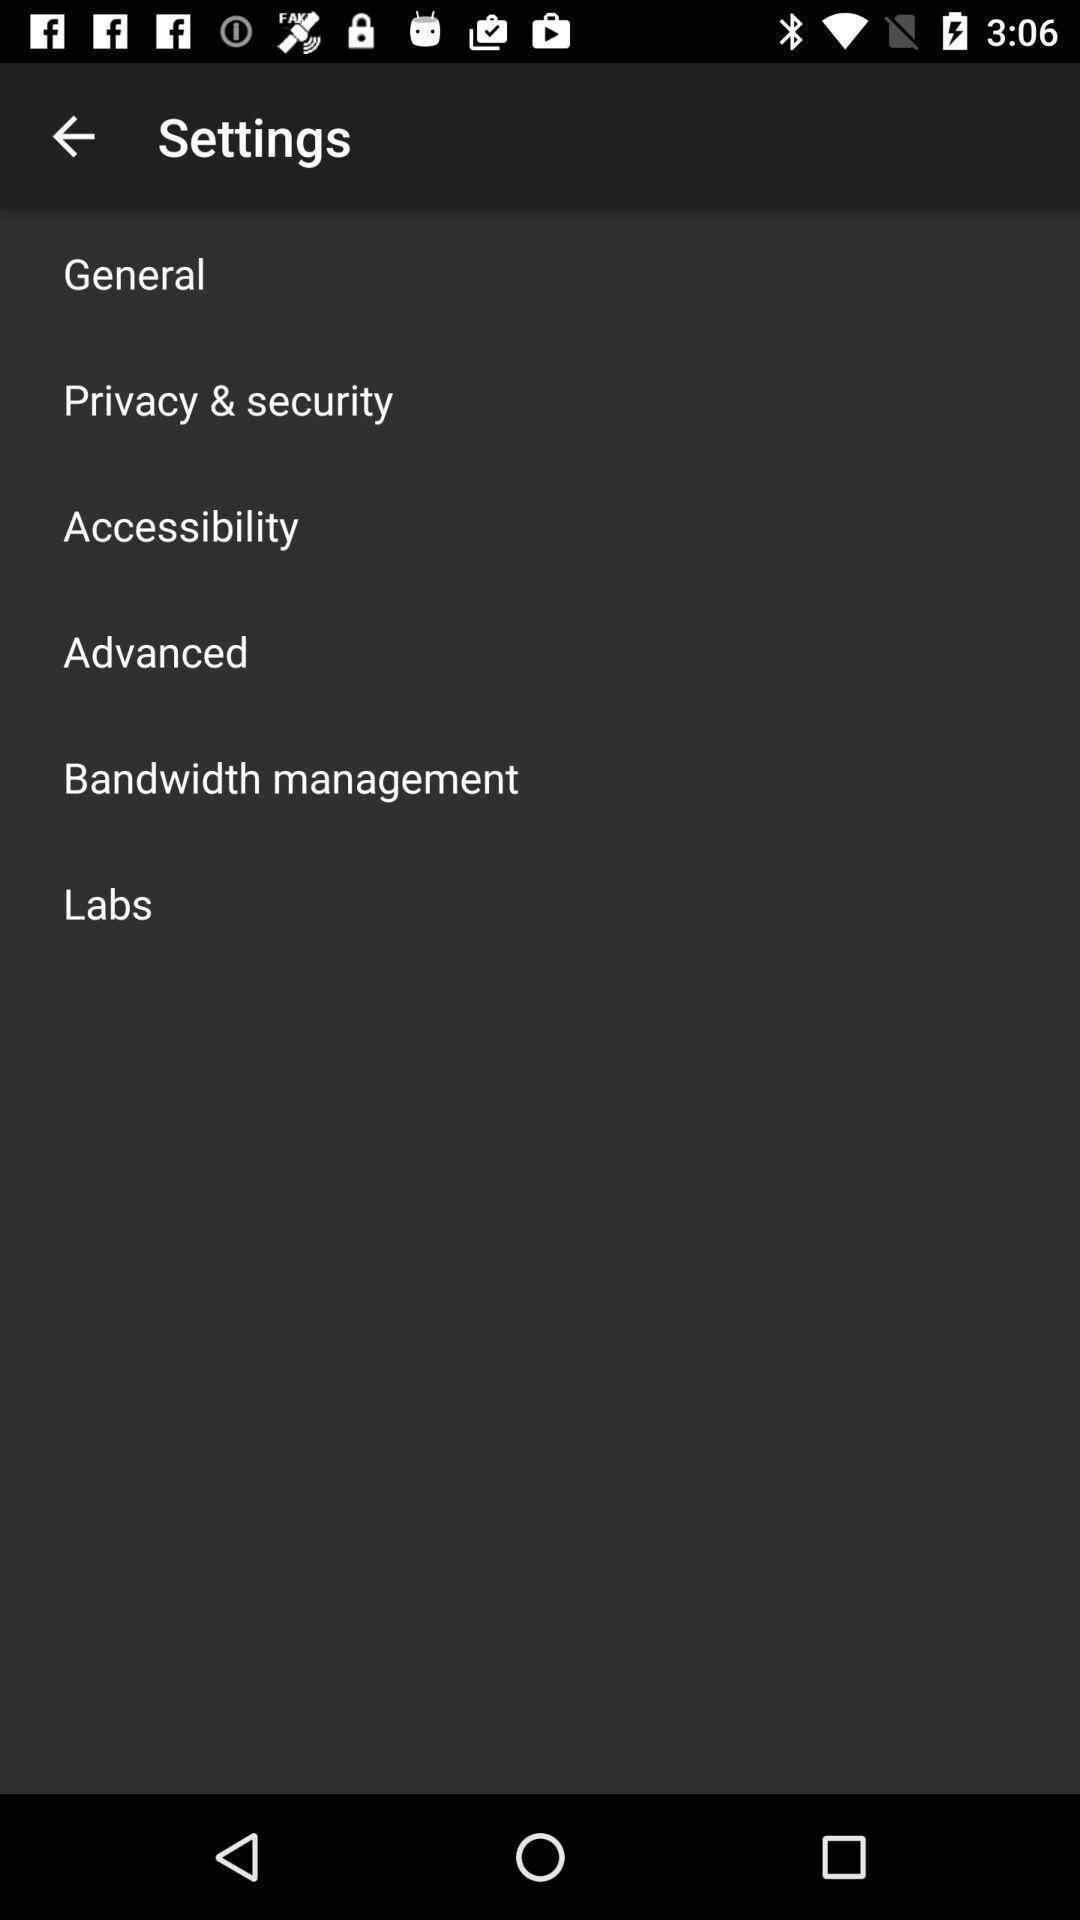 Image resolution: width=1080 pixels, height=1920 pixels. I want to click on the item above privacy & security icon, so click(134, 272).